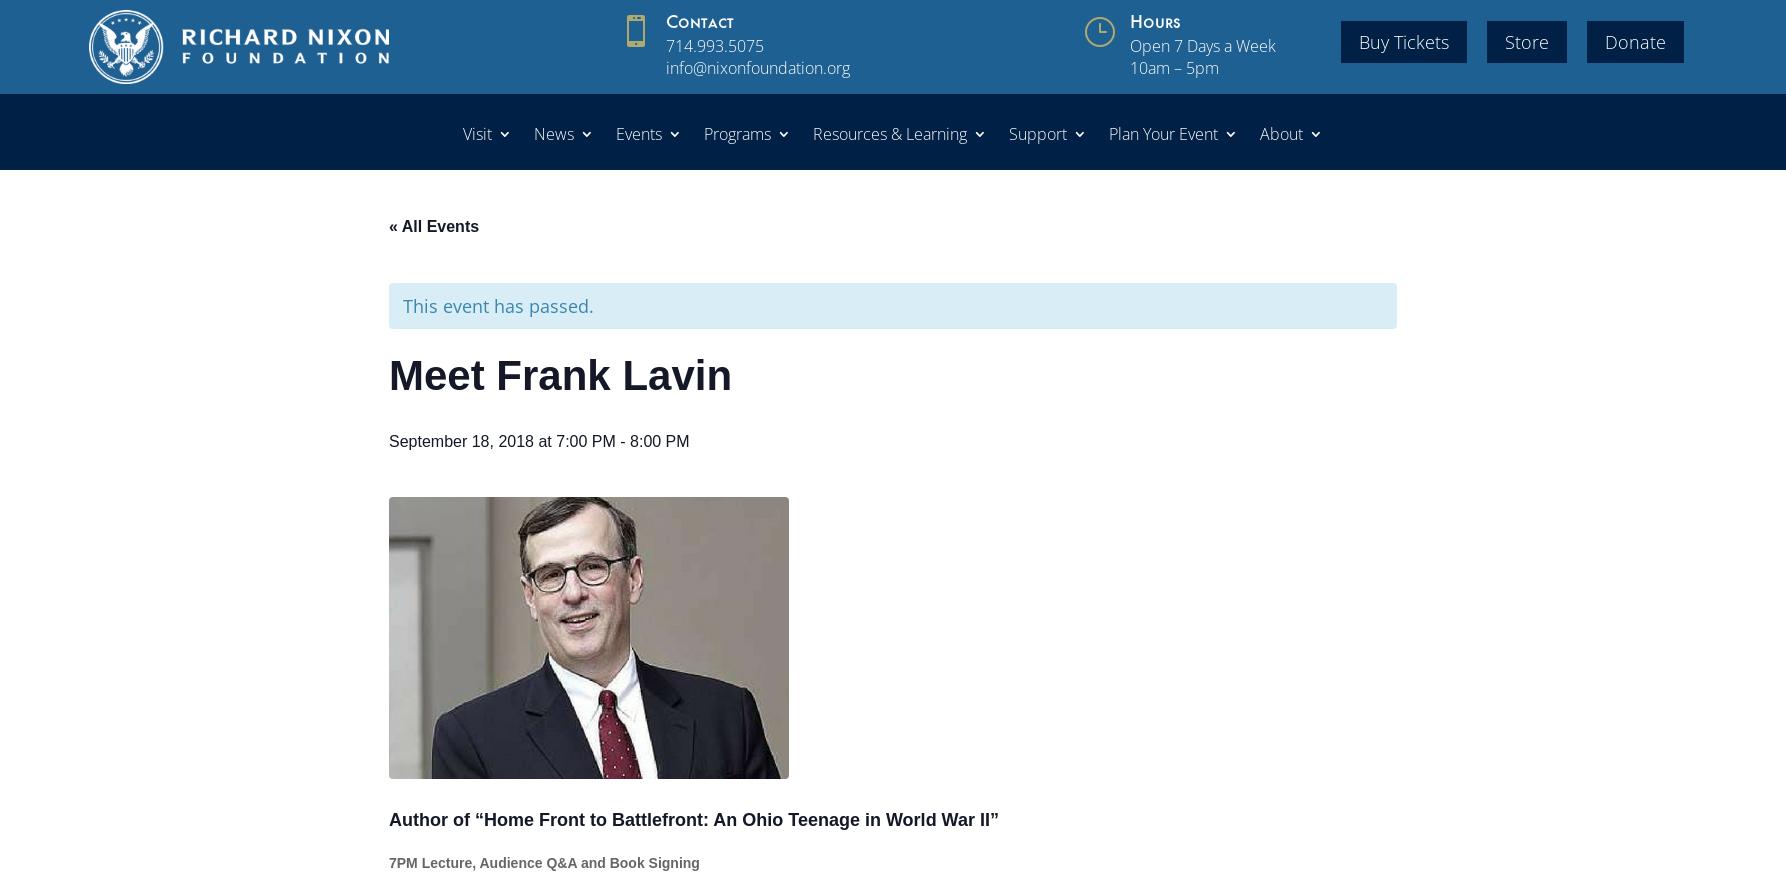 This screenshot has height=891, width=1786. I want to click on 'Weddings', so click(1172, 211).